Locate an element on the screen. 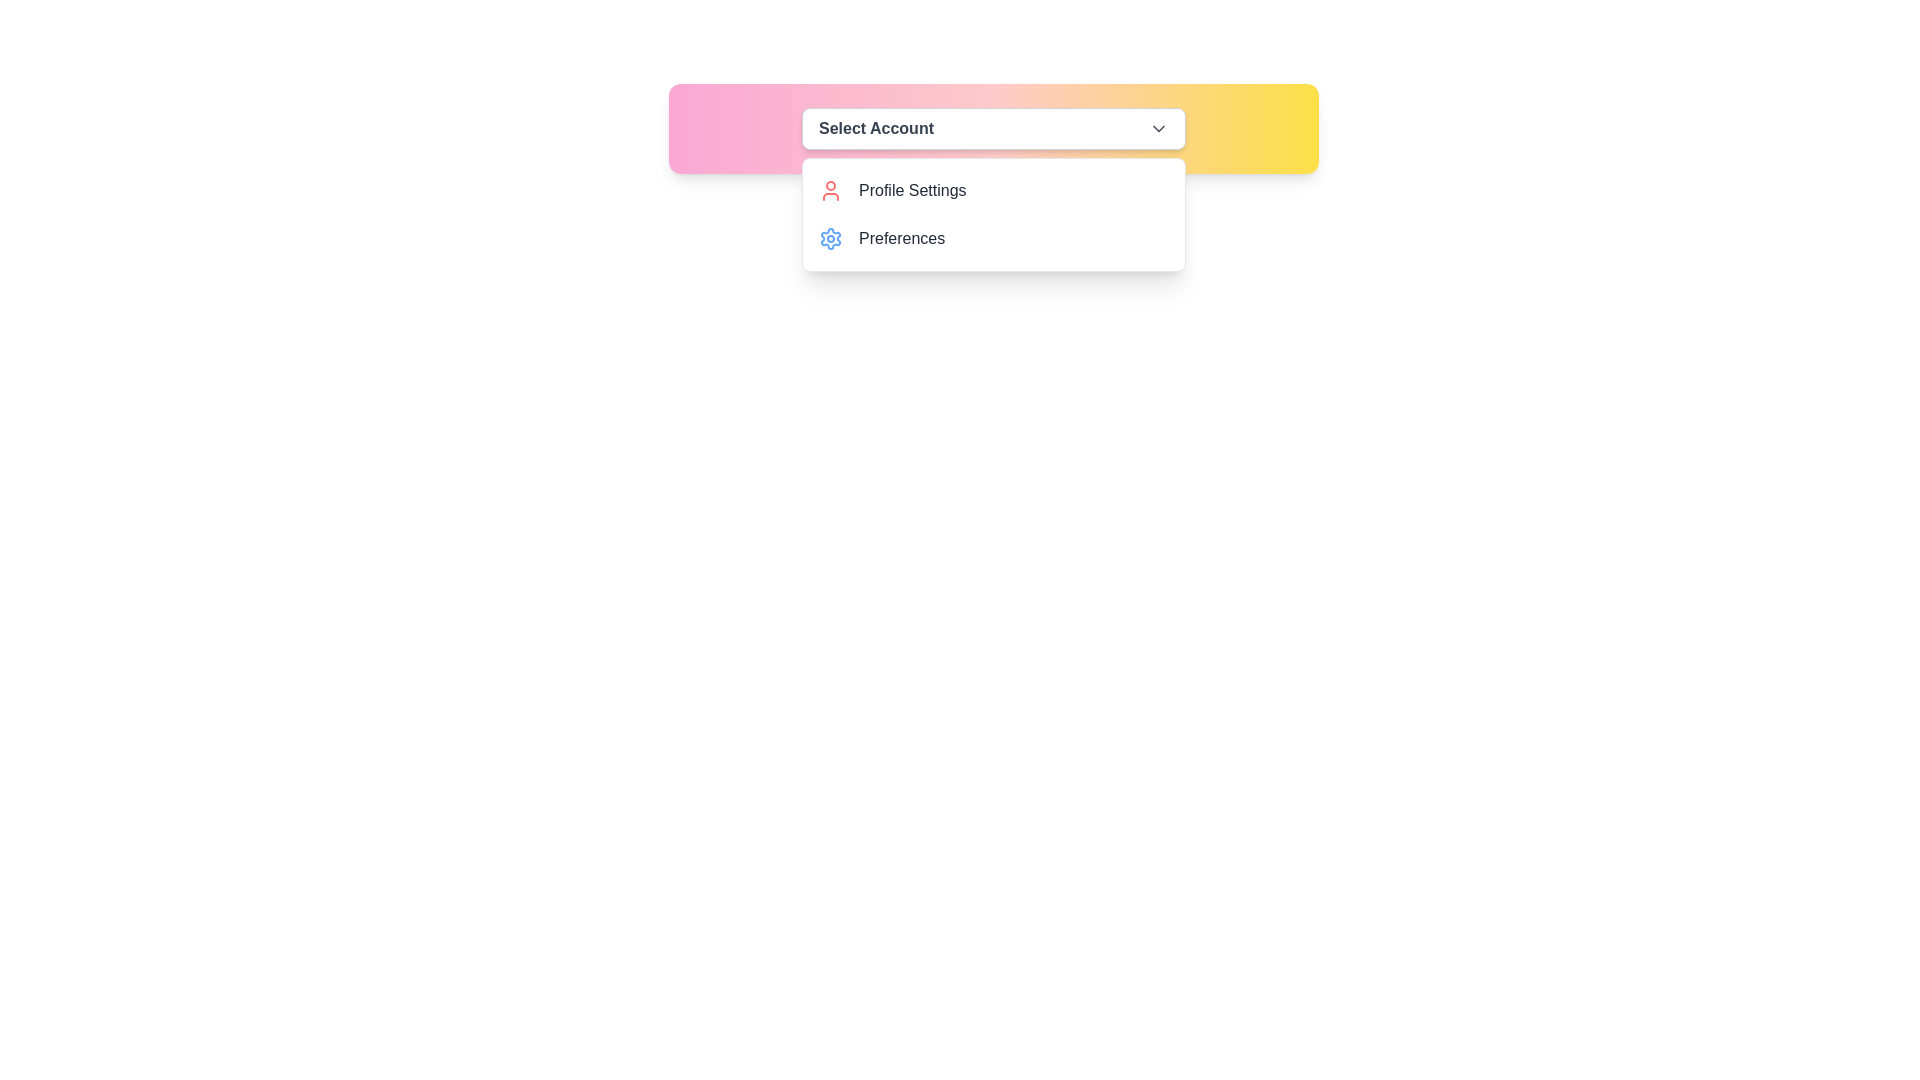 Image resolution: width=1920 pixels, height=1080 pixels. the first menu option in the dropdown list below the 'Select Account' button is located at coordinates (993, 191).